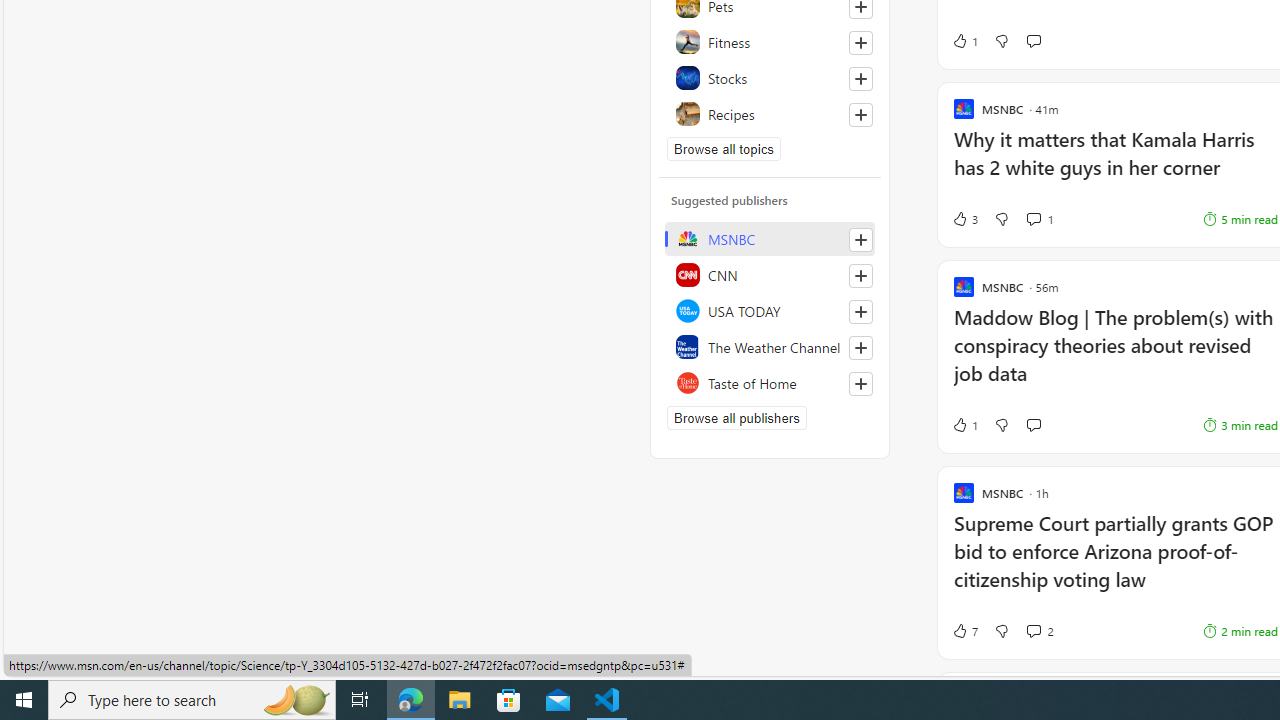 The height and width of the screenshot is (720, 1280). I want to click on 'Browse all topics', so click(723, 148).